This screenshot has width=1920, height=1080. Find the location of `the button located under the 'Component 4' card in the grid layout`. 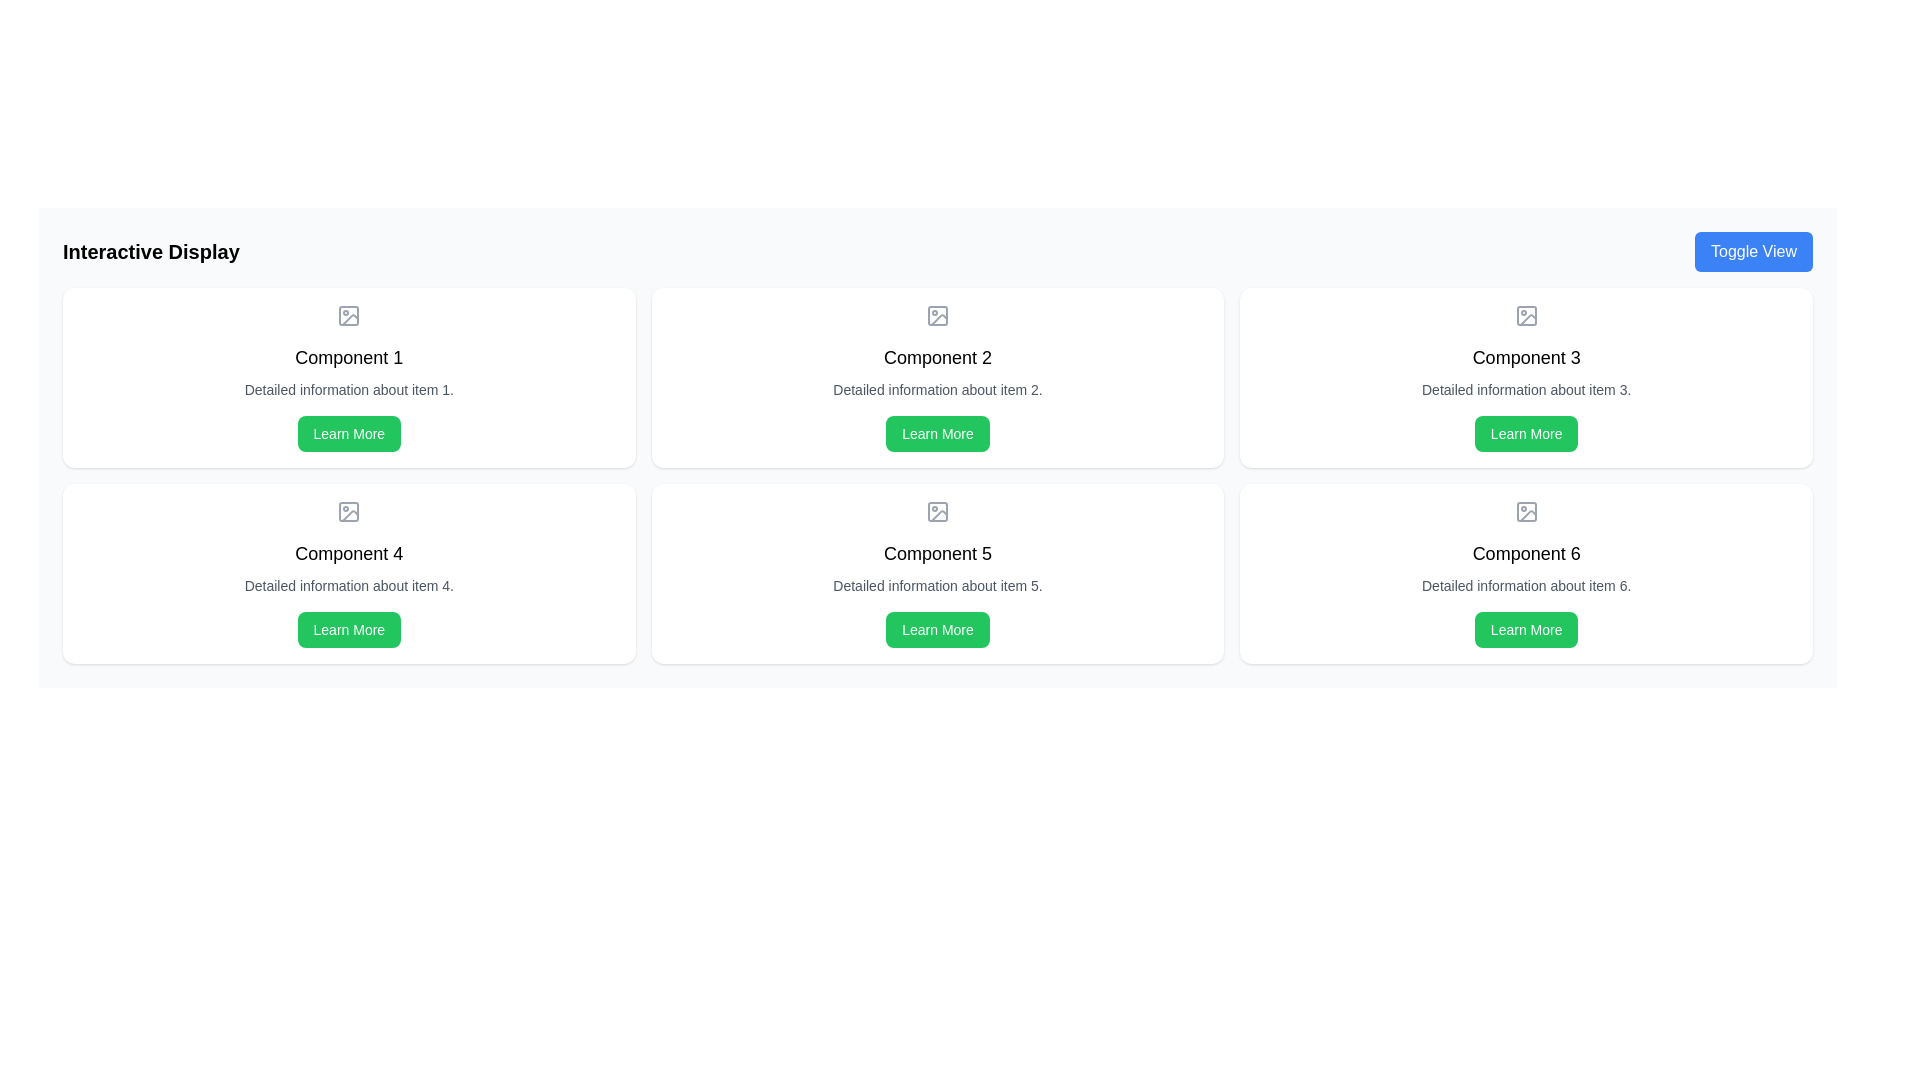

the button located under the 'Component 4' card in the grid layout is located at coordinates (349, 628).